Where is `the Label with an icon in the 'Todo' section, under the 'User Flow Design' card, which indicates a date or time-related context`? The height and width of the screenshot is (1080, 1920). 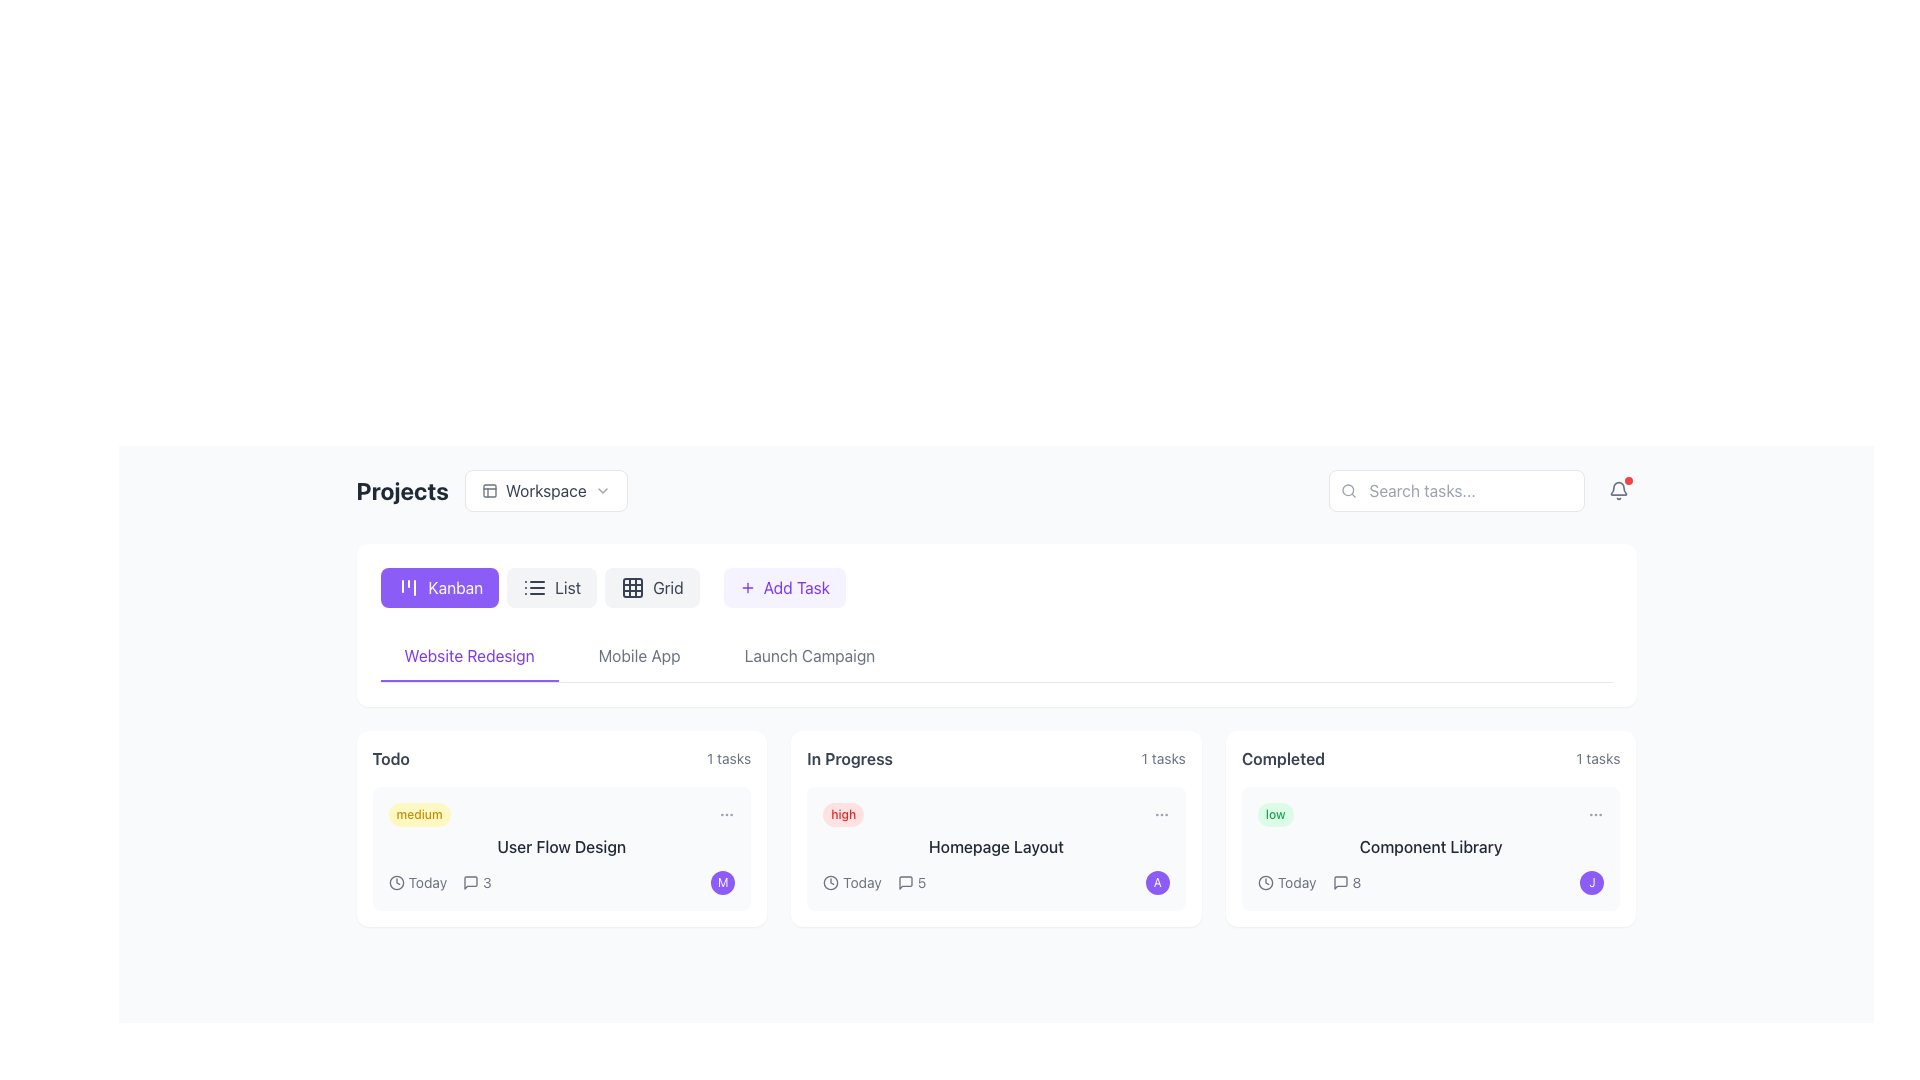 the Label with an icon in the 'Todo' section, under the 'User Flow Design' card, which indicates a date or time-related context is located at coordinates (416, 882).